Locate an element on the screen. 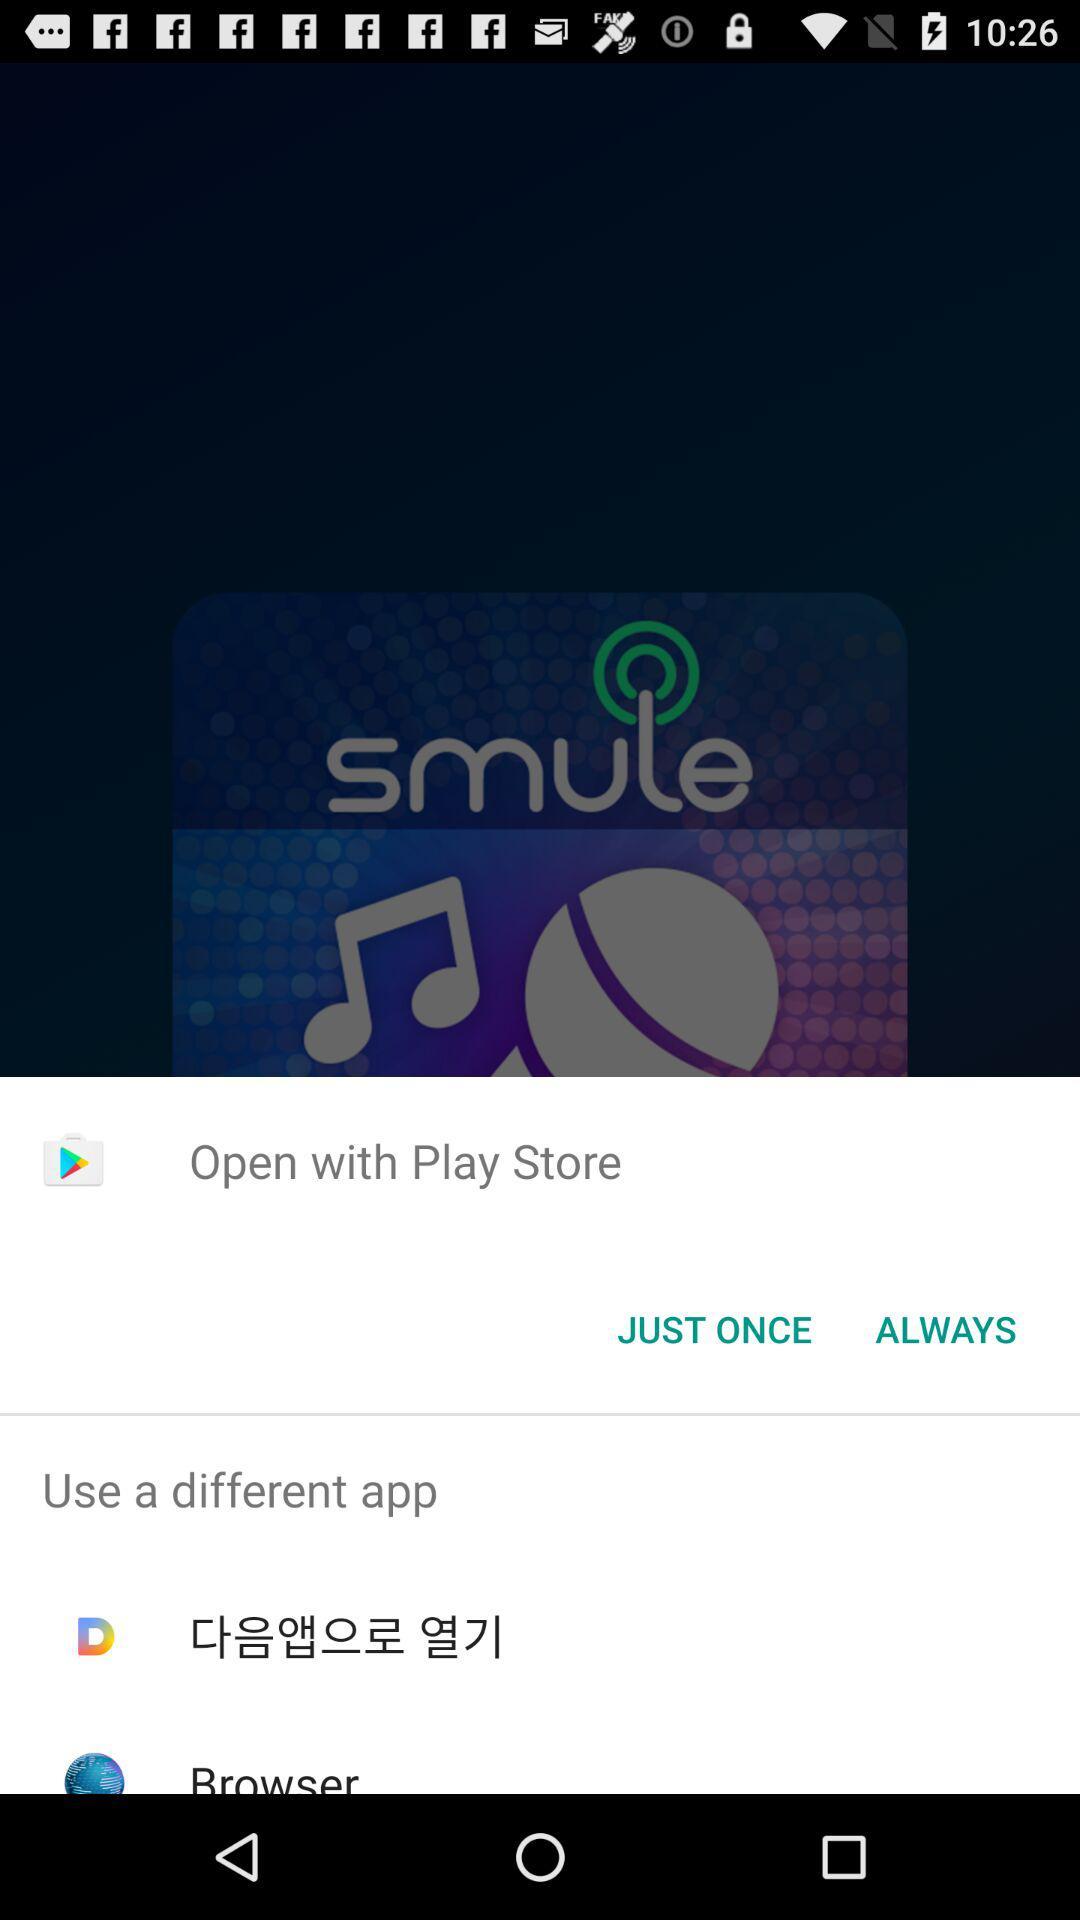 This screenshot has width=1080, height=1920. use a different icon is located at coordinates (540, 1489).